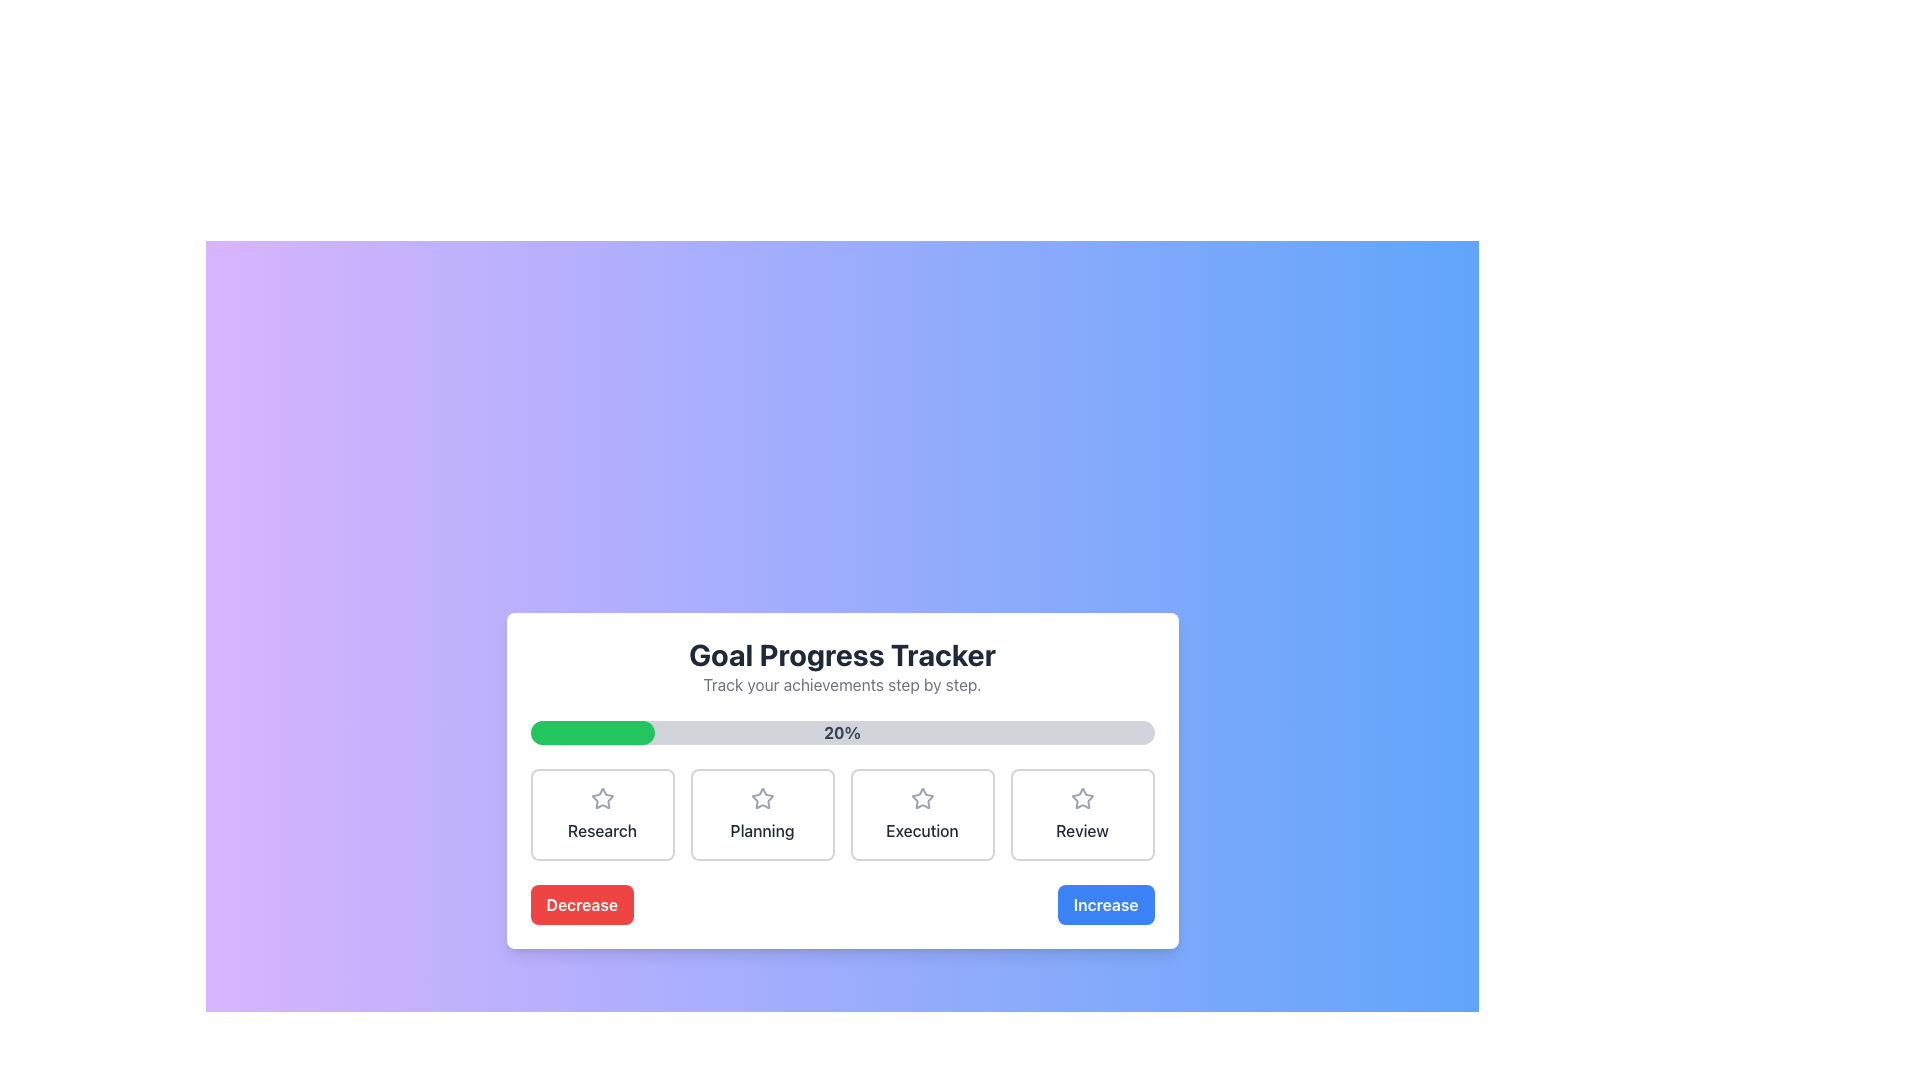  What do you see at coordinates (761, 797) in the screenshot?
I see `the star icon in the second slot of the four icons above the 'Planning' label` at bounding box center [761, 797].